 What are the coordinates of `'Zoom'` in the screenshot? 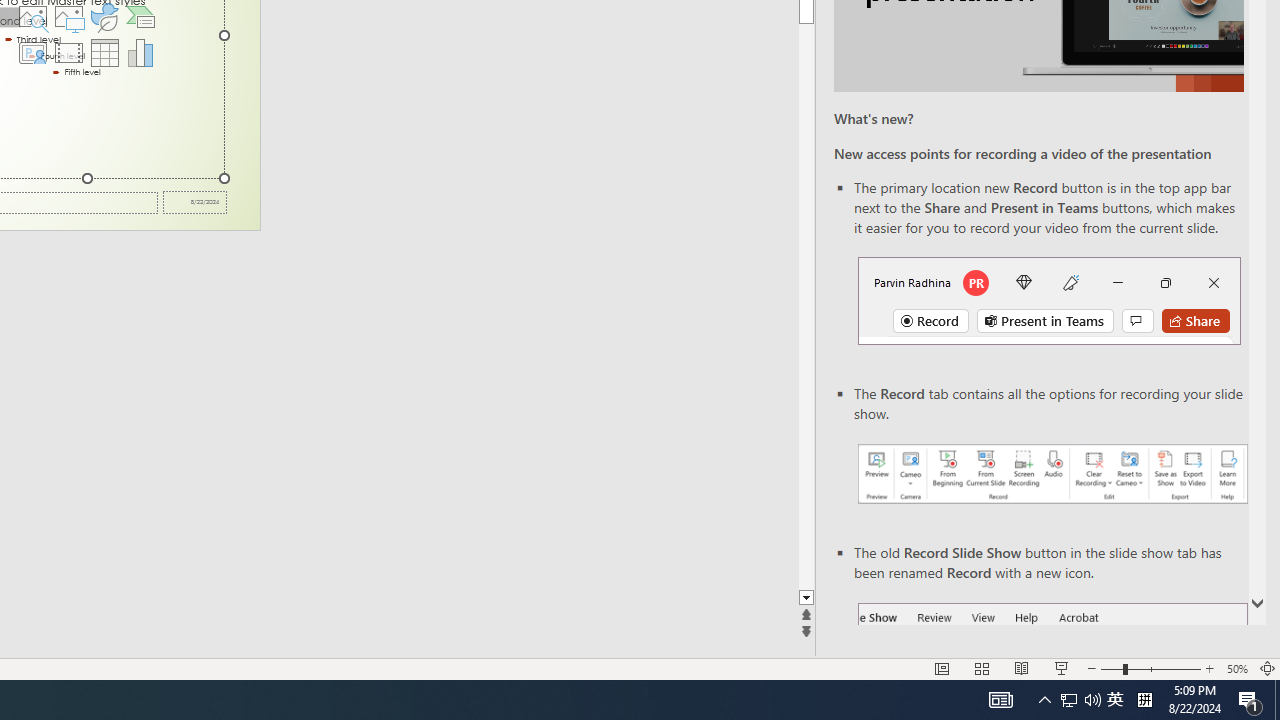 It's located at (1150, 669).